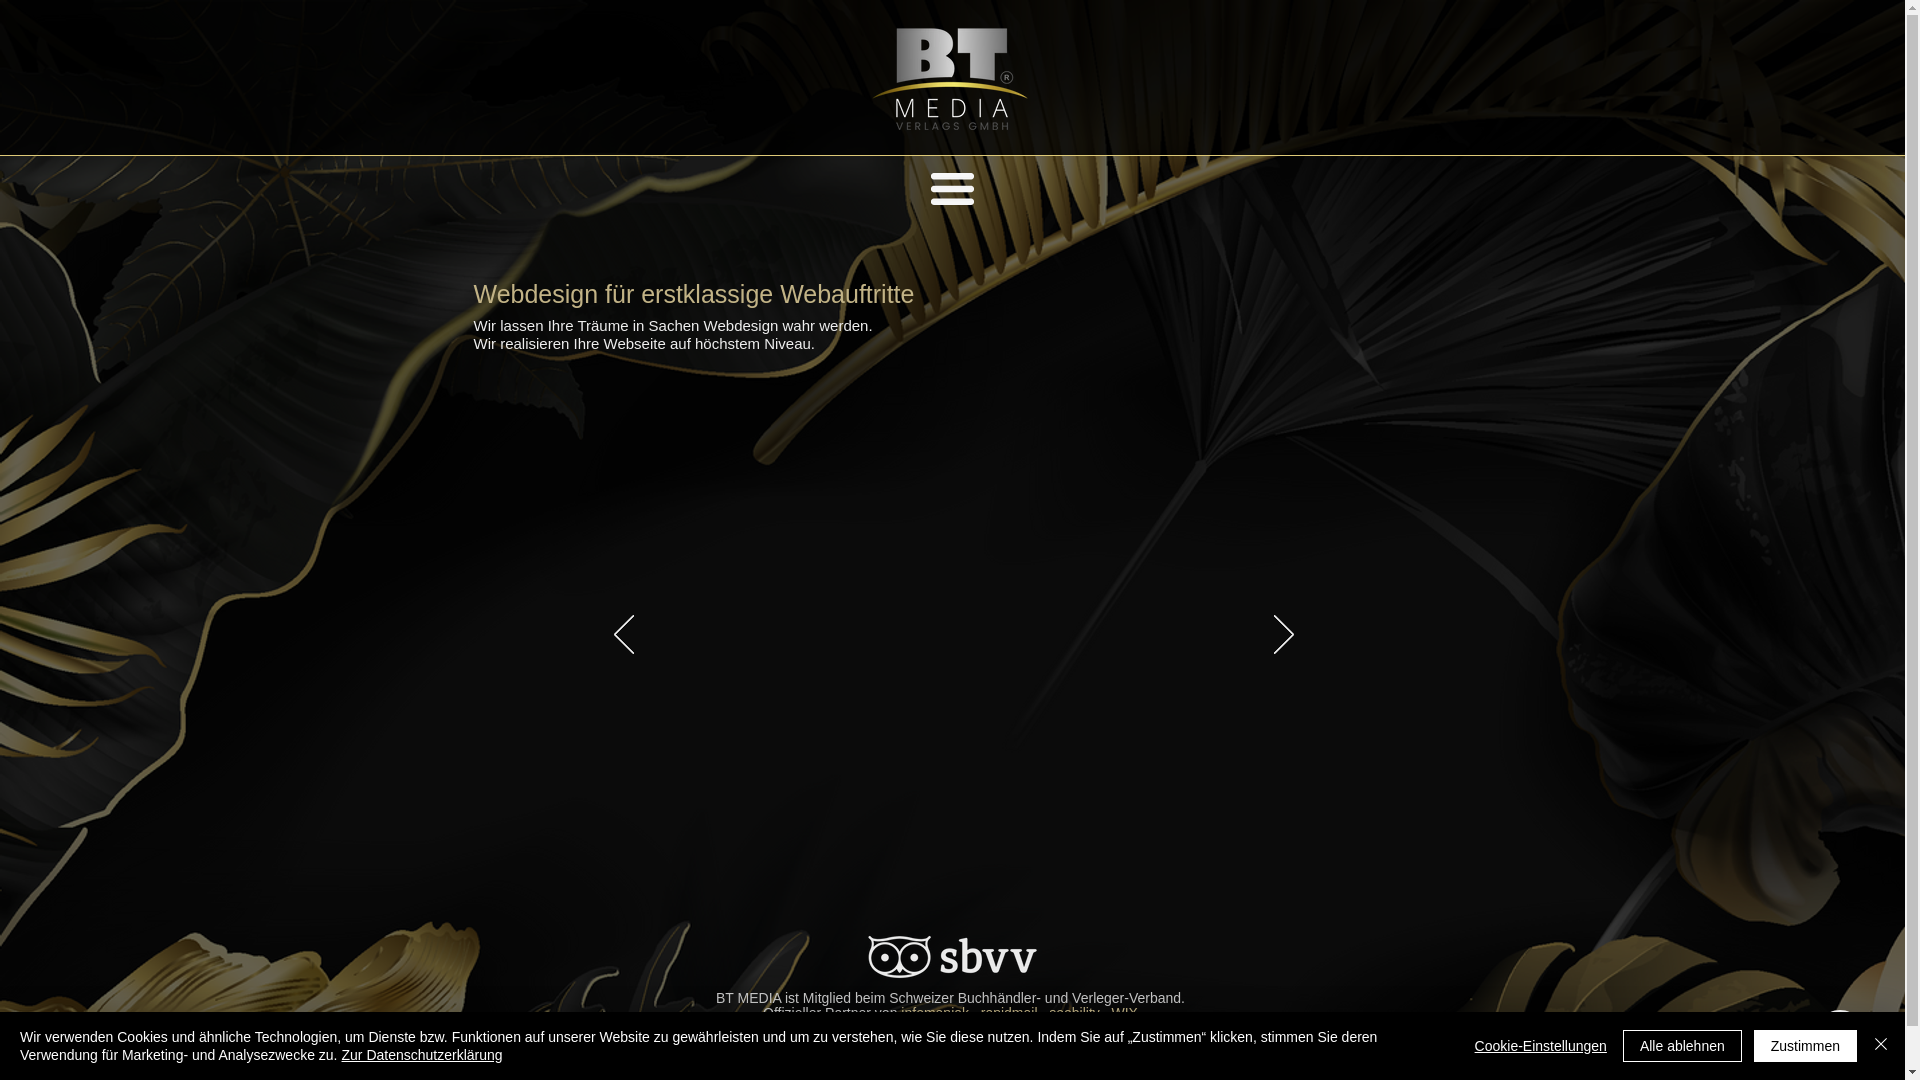 This screenshot has width=1920, height=1080. I want to click on 'Alle ablehnen', so click(1681, 1044).